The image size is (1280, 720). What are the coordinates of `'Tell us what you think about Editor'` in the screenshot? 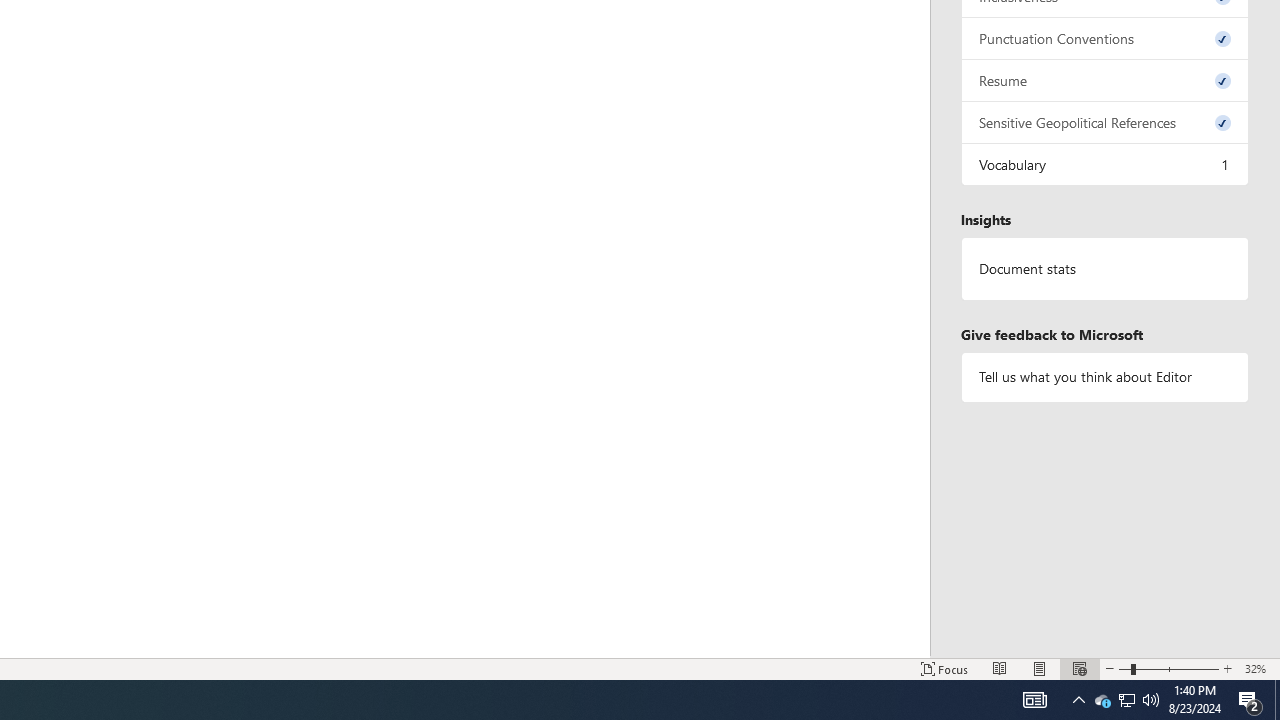 It's located at (1104, 377).